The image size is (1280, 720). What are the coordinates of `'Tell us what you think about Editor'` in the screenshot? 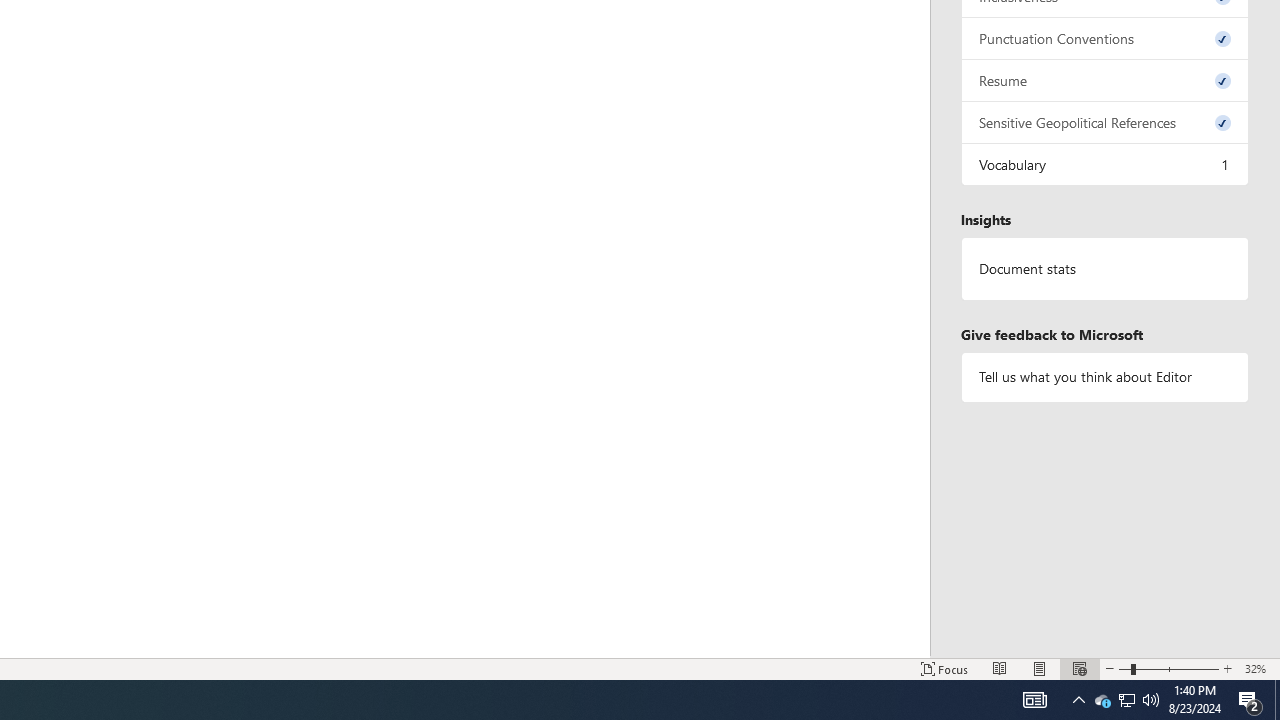 It's located at (1104, 377).